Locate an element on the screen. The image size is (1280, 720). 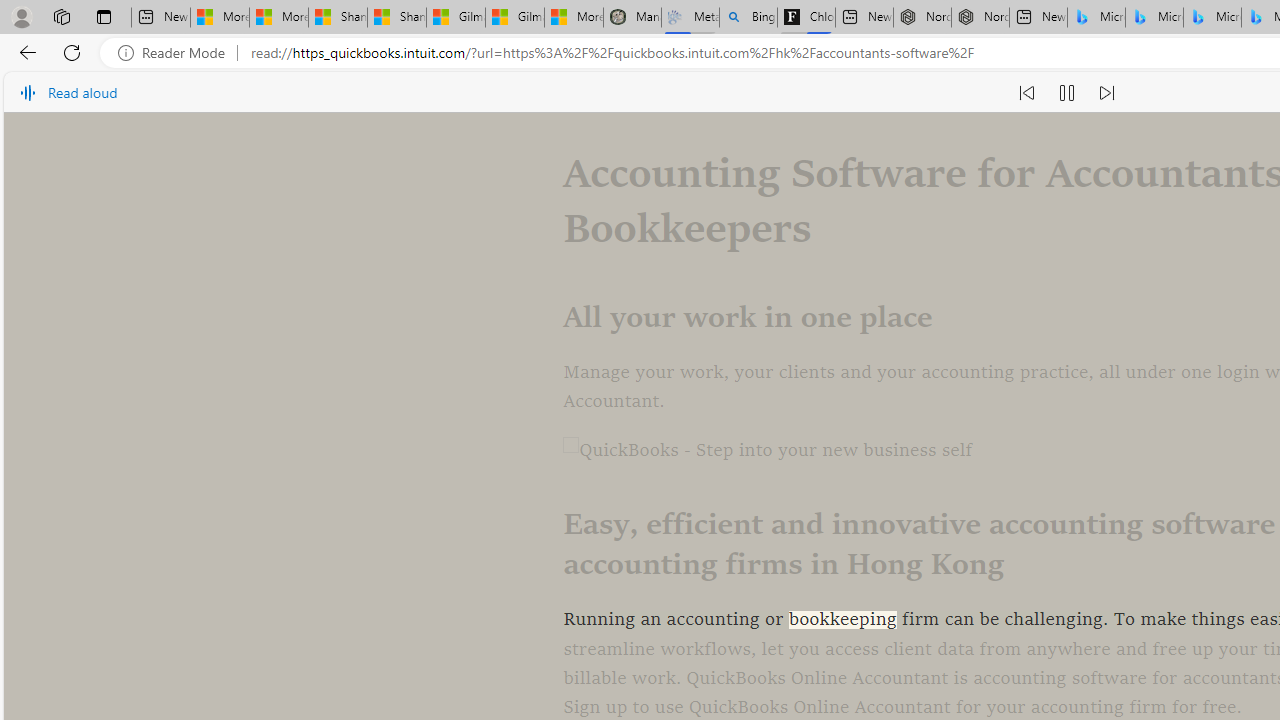
'Pause read aloud (Ctrl+Shift+U)' is located at coordinates (1065, 92).